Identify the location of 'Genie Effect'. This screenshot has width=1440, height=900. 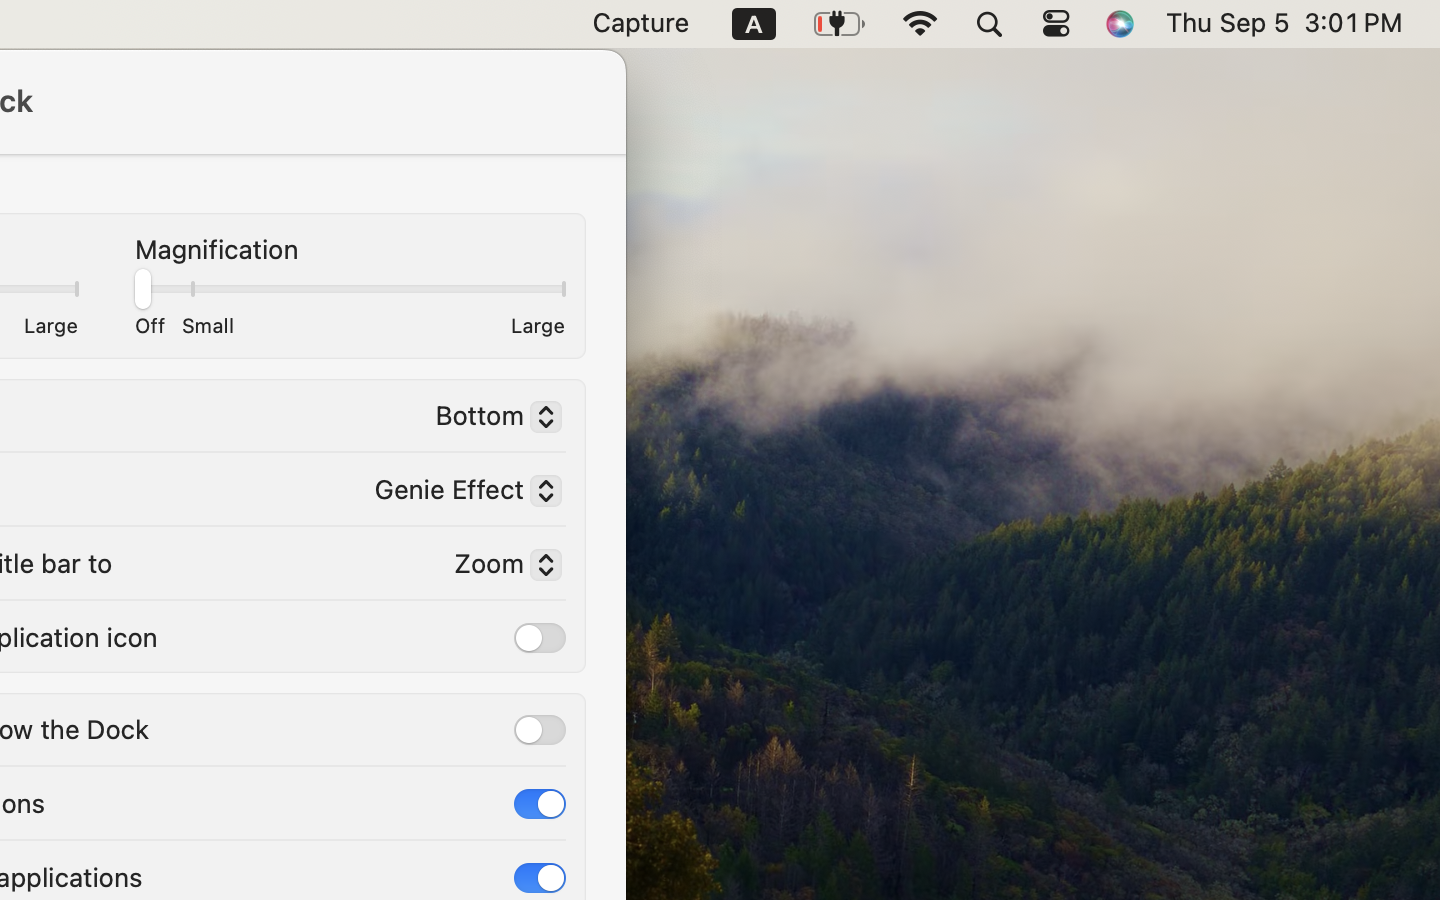
(459, 492).